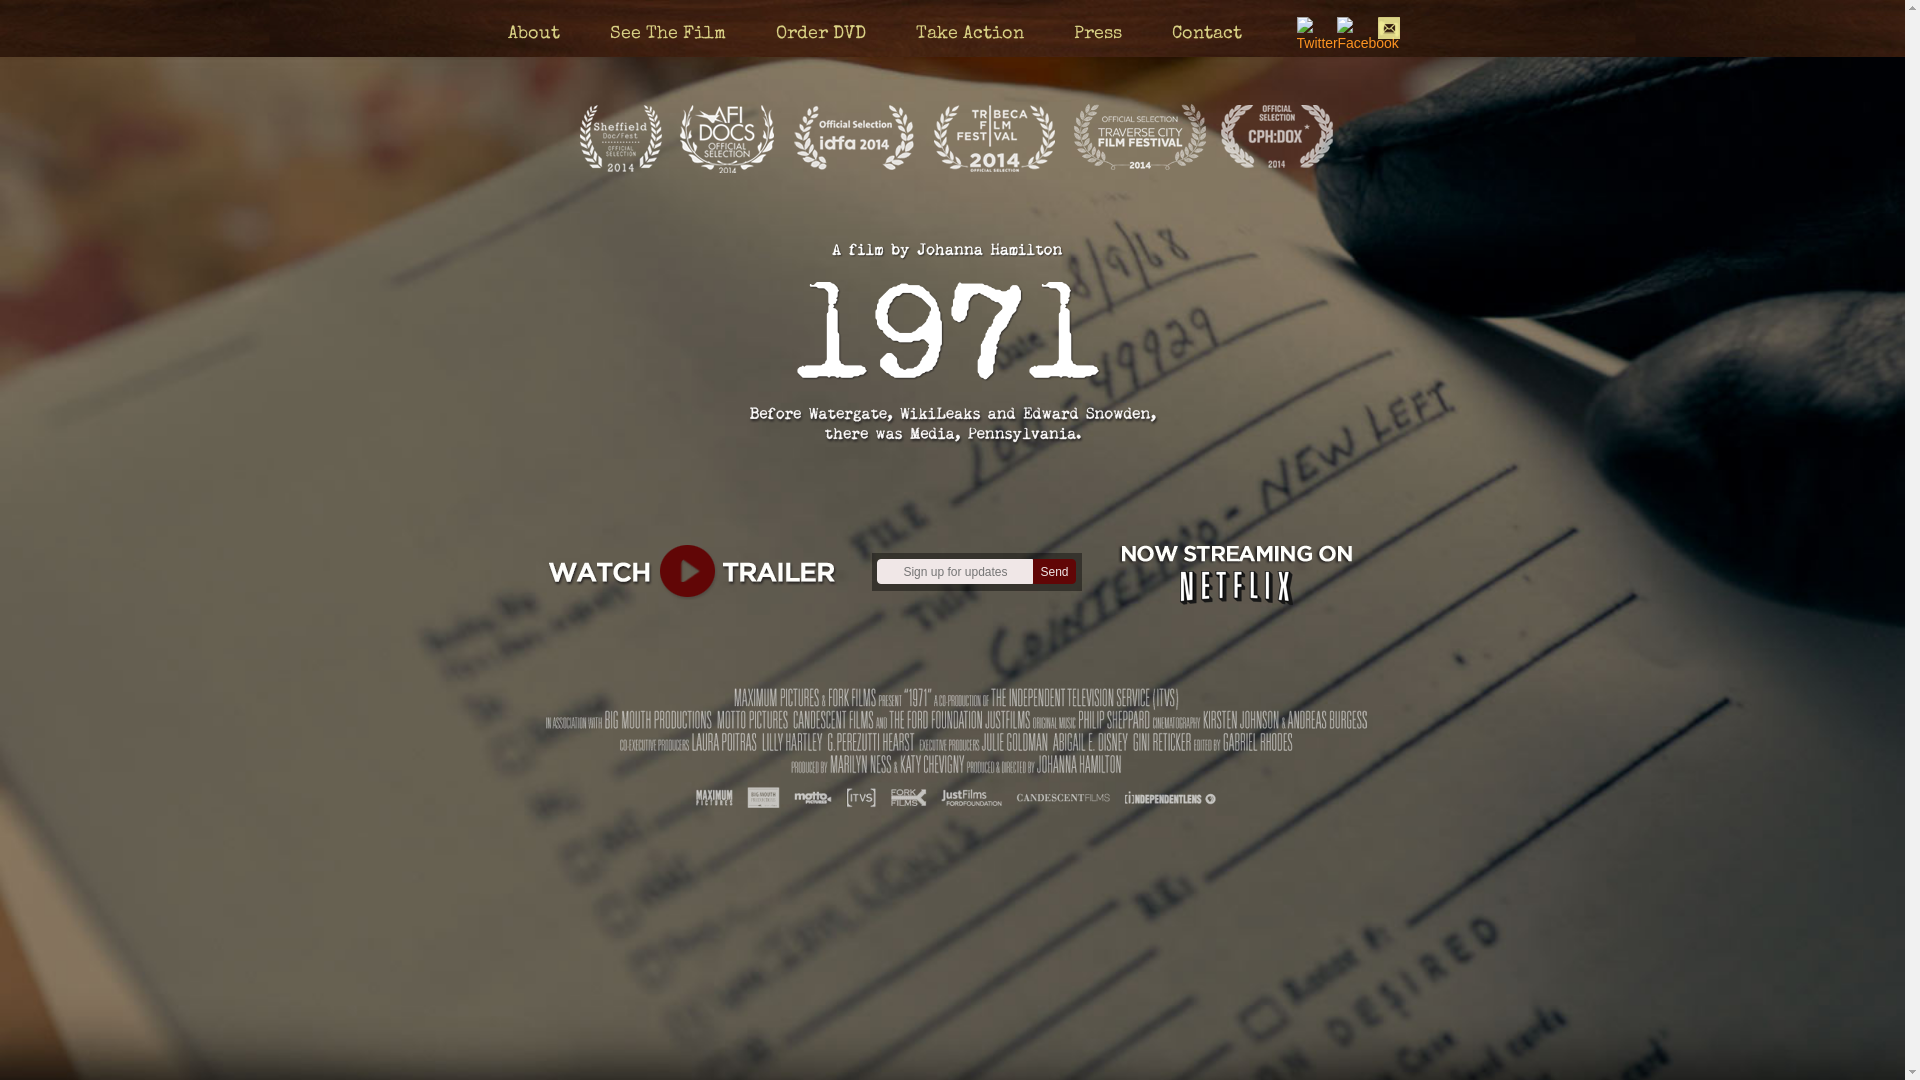  What do you see at coordinates (820, 34) in the screenshot?
I see `'Order DVD'` at bounding box center [820, 34].